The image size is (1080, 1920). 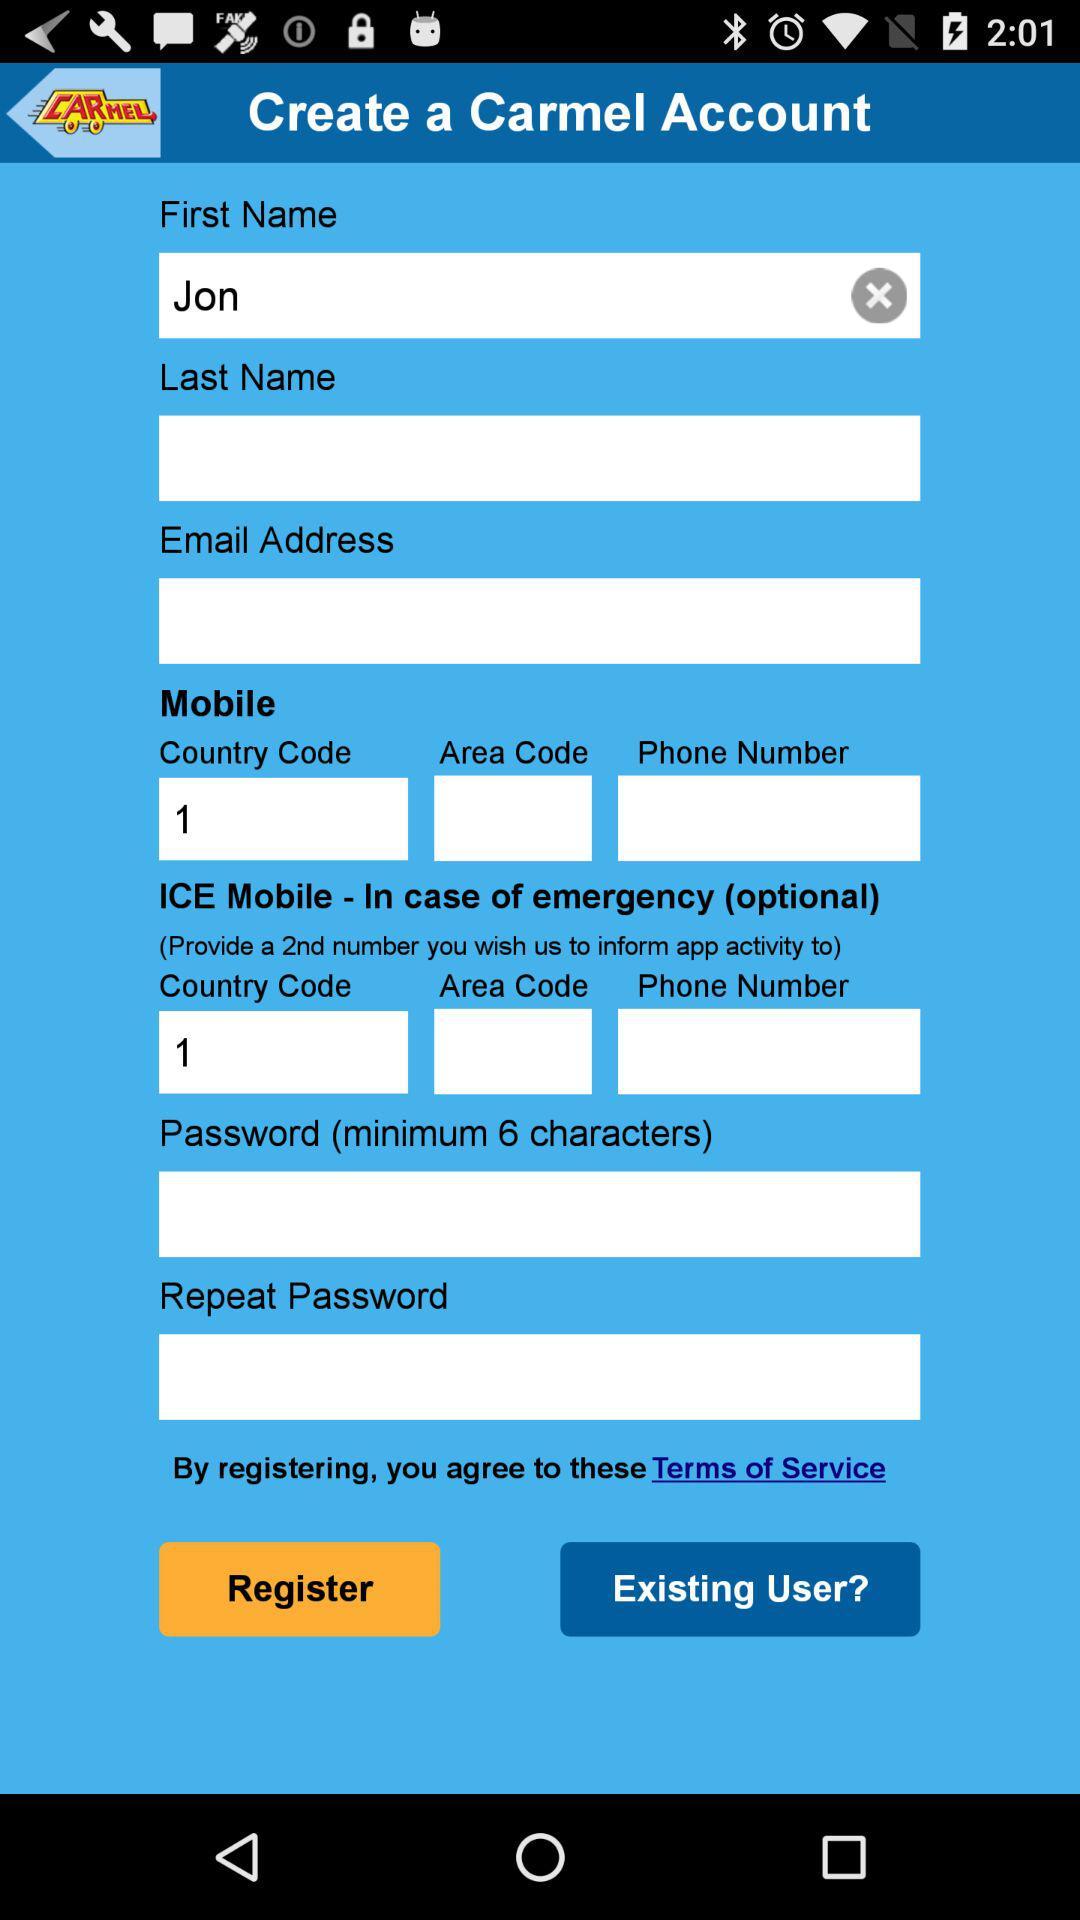 I want to click on jon item, so click(x=538, y=294).